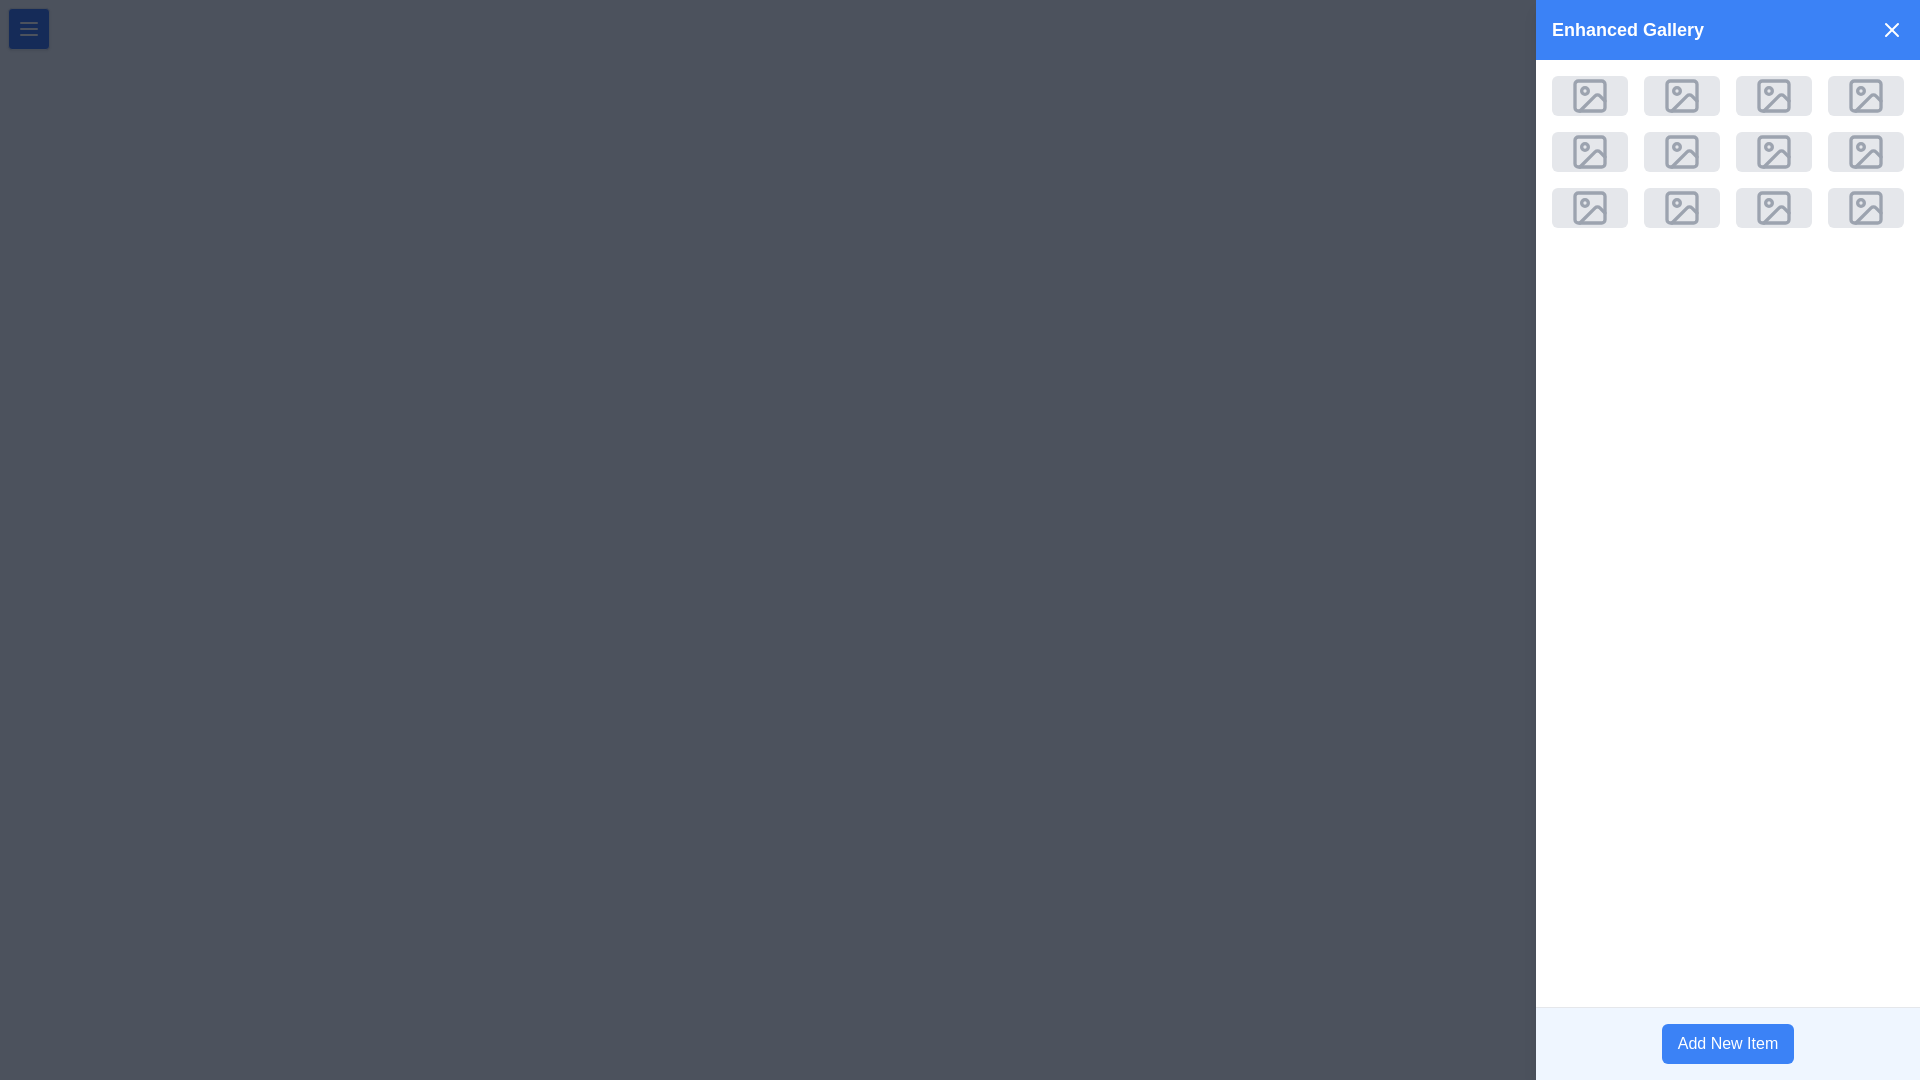 The image size is (1920, 1080). Describe the element at coordinates (1680, 208) in the screenshot. I see `the gray-bordered image icon featuring a rectangle, circle, and diagonal line in the Enhanced Gallery dialog to interact with it` at that location.